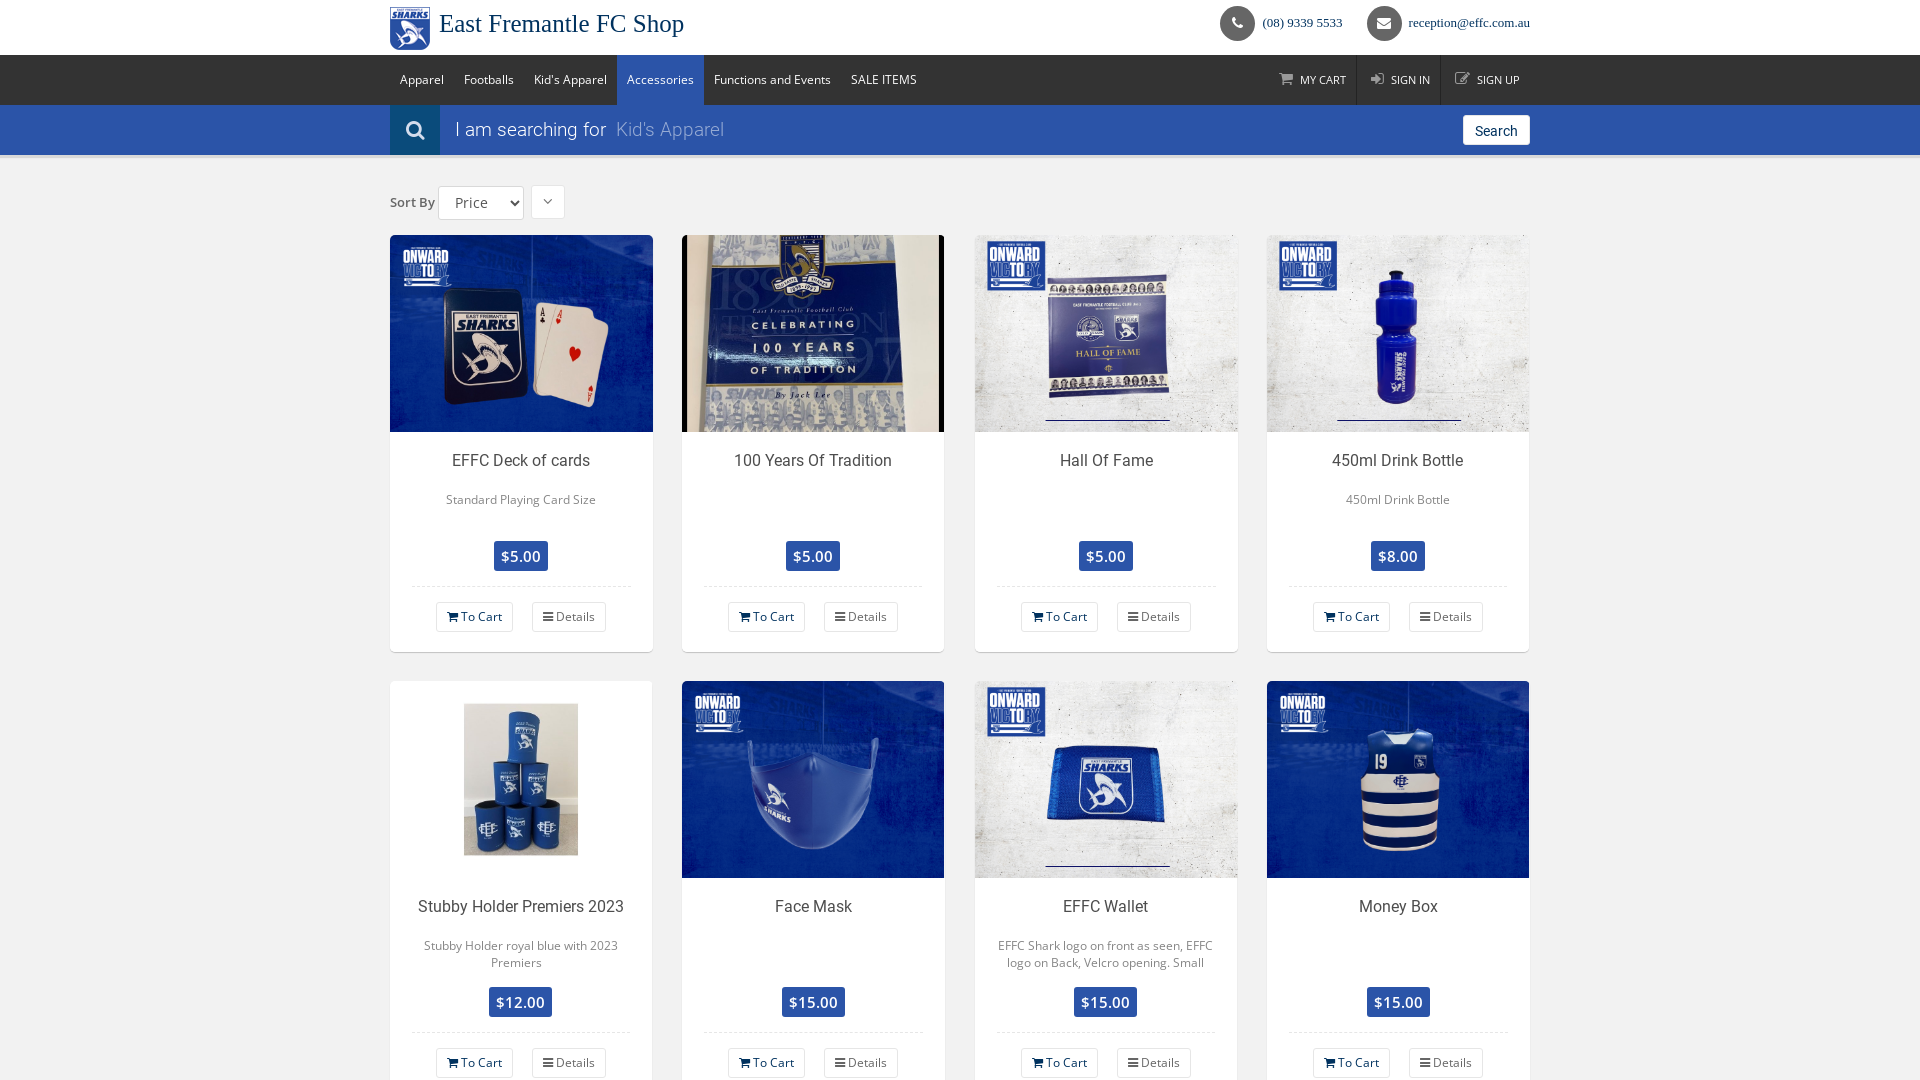  Describe the element at coordinates (771, 79) in the screenshot. I see `'Functions and Events'` at that location.